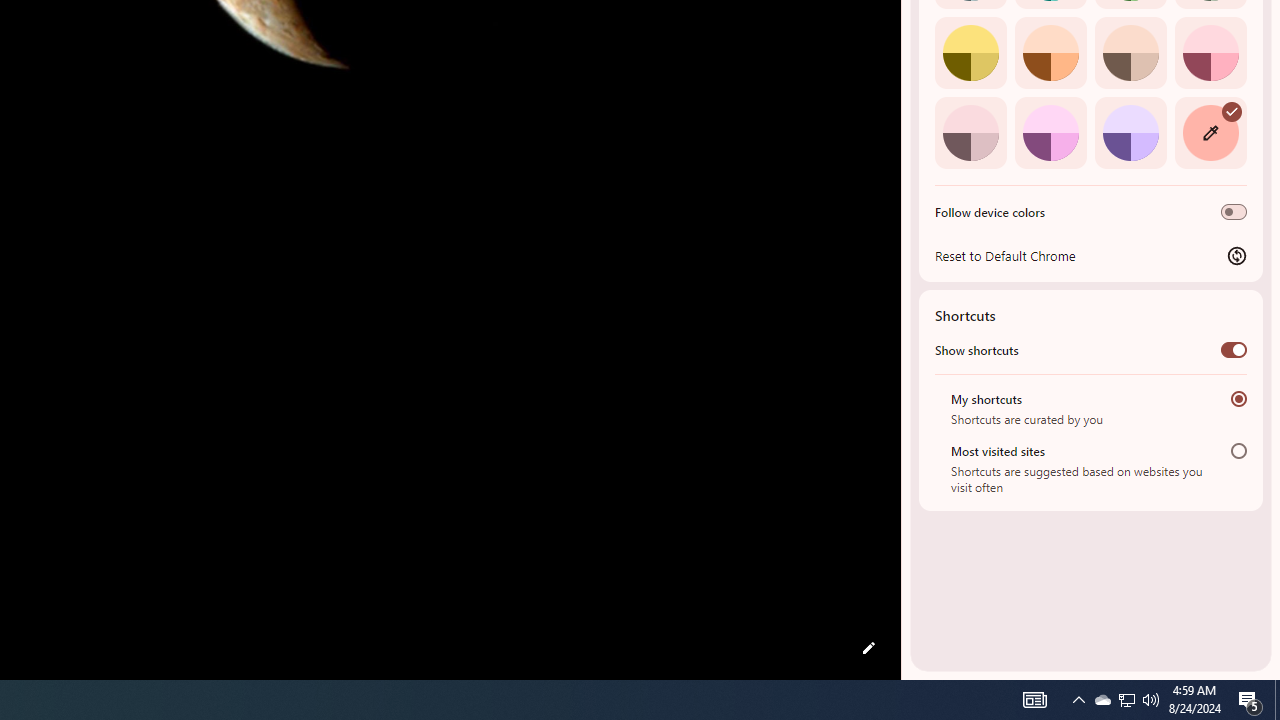 The image size is (1280, 720). What do you see at coordinates (1049, 132) in the screenshot?
I see `'Fuchsia'` at bounding box center [1049, 132].